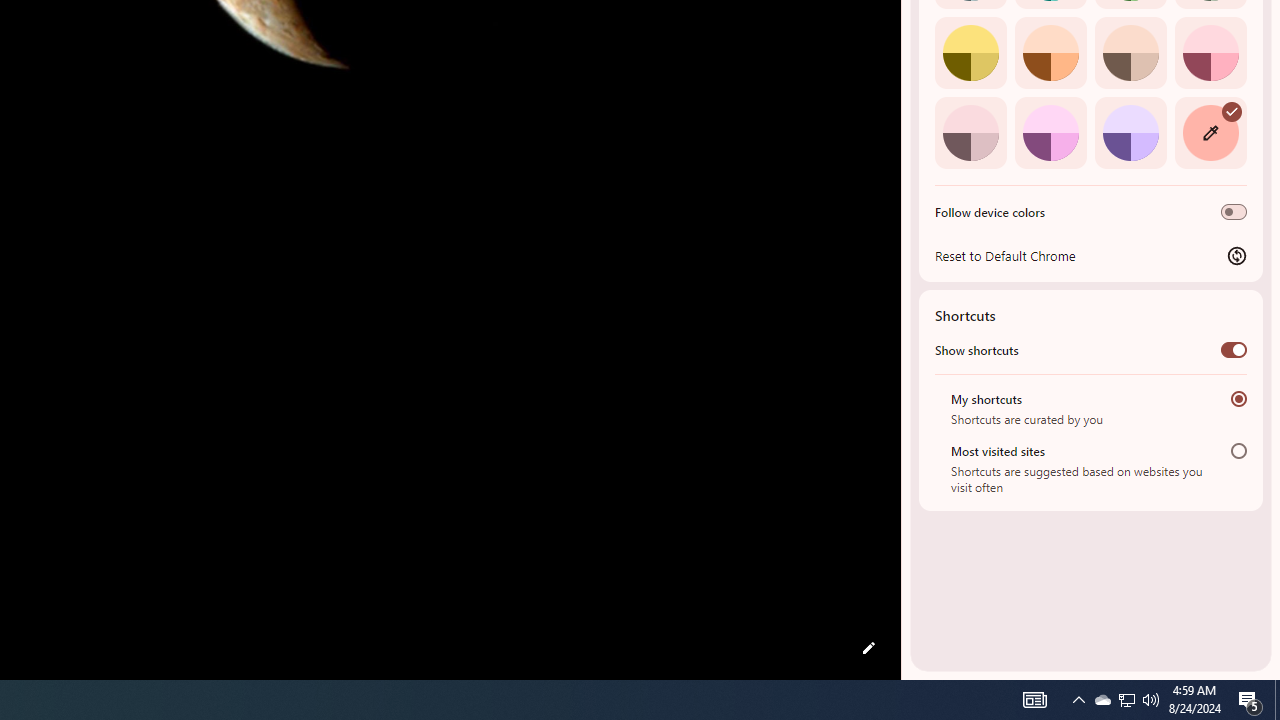 The image size is (1280, 720). What do you see at coordinates (1049, 132) in the screenshot?
I see `'Fuchsia'` at bounding box center [1049, 132].